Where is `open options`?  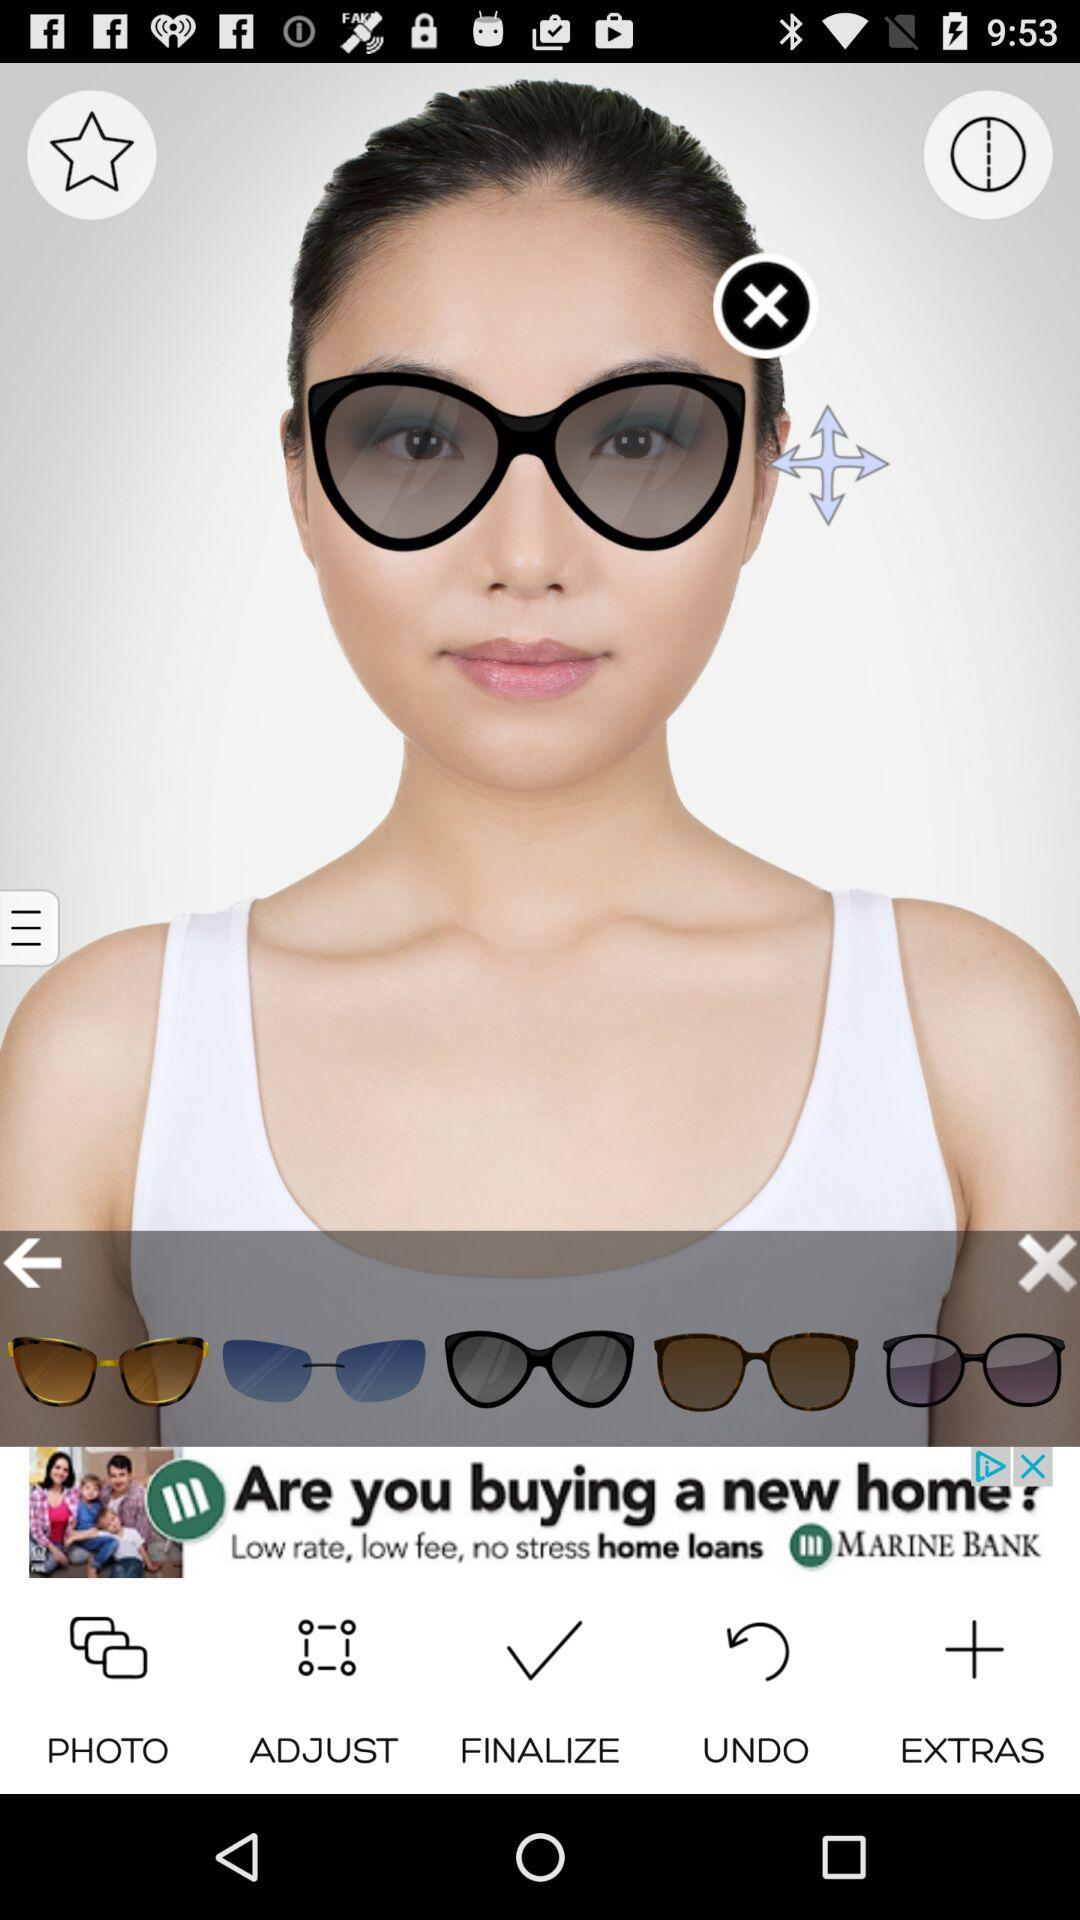 open options is located at coordinates (32, 927).